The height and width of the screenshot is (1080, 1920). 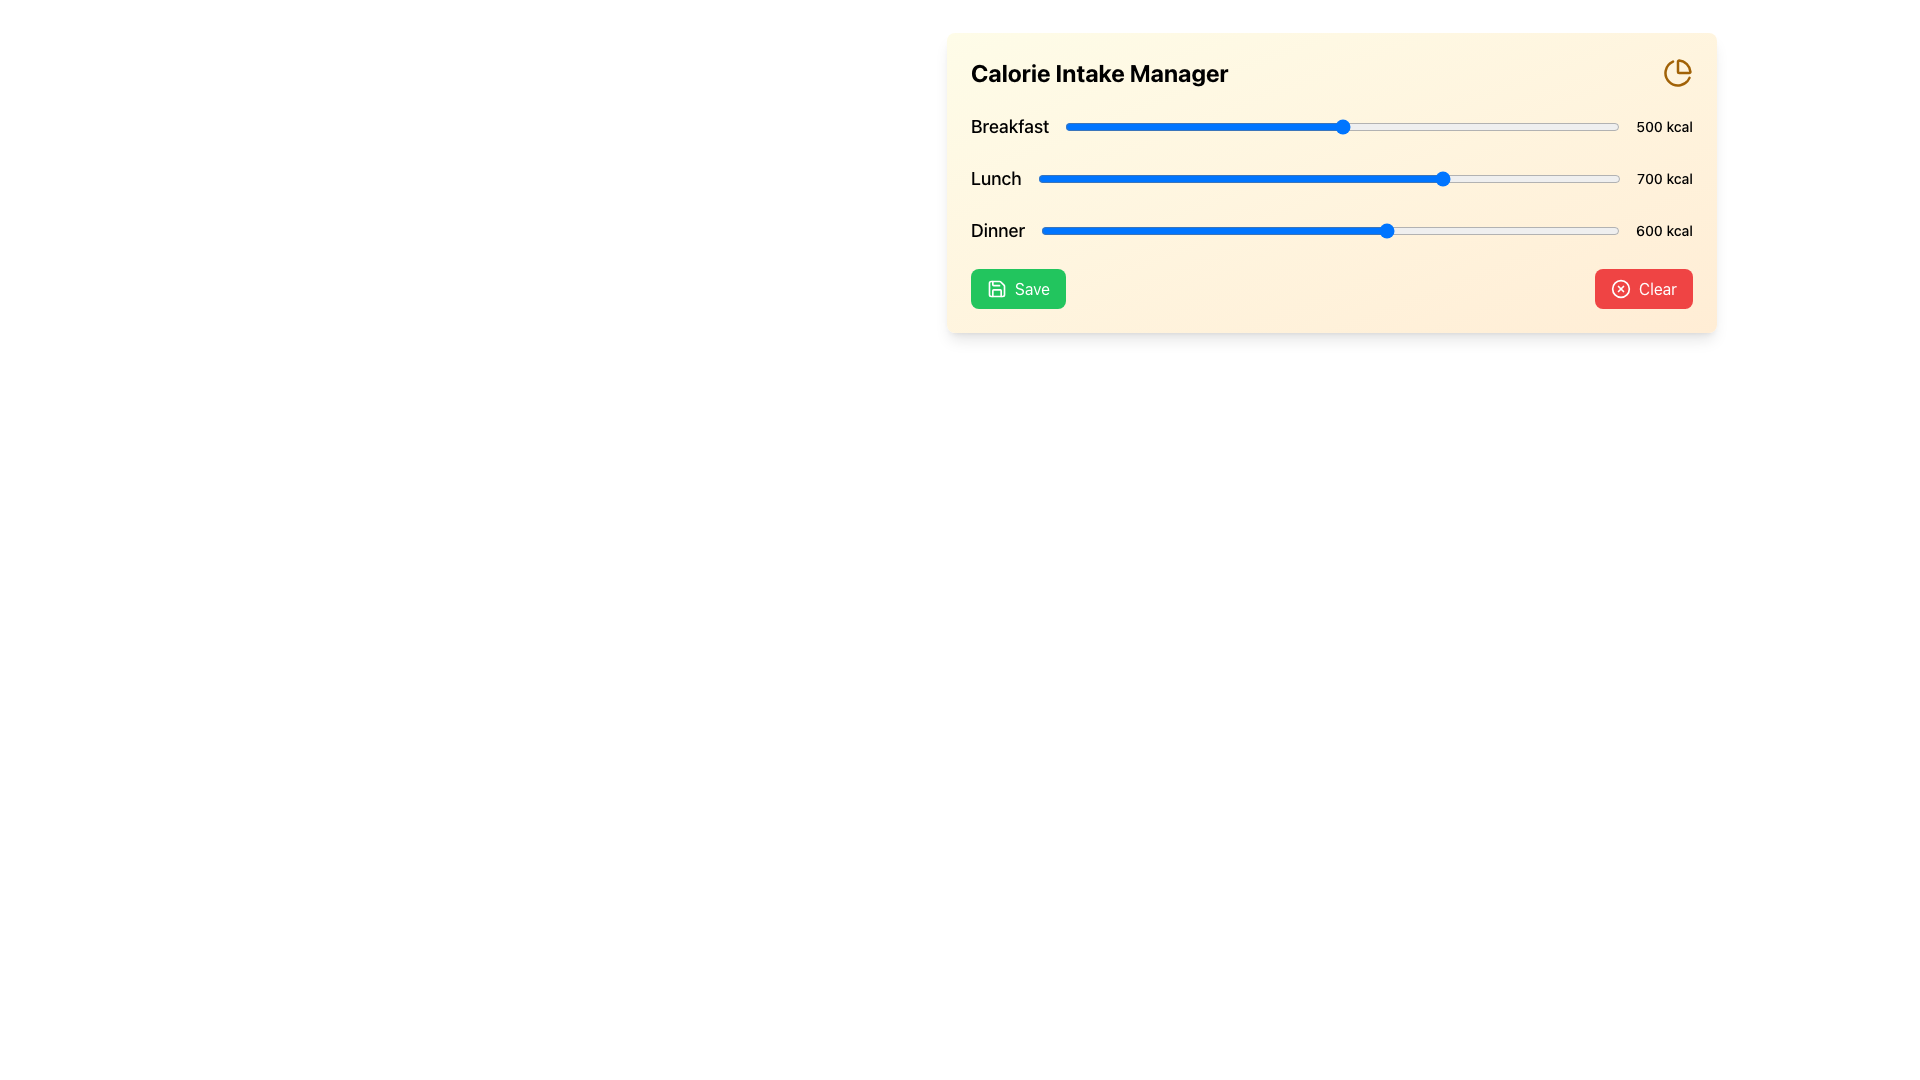 What do you see at coordinates (1275, 127) in the screenshot?
I see `the breakfast calorie intake` at bounding box center [1275, 127].